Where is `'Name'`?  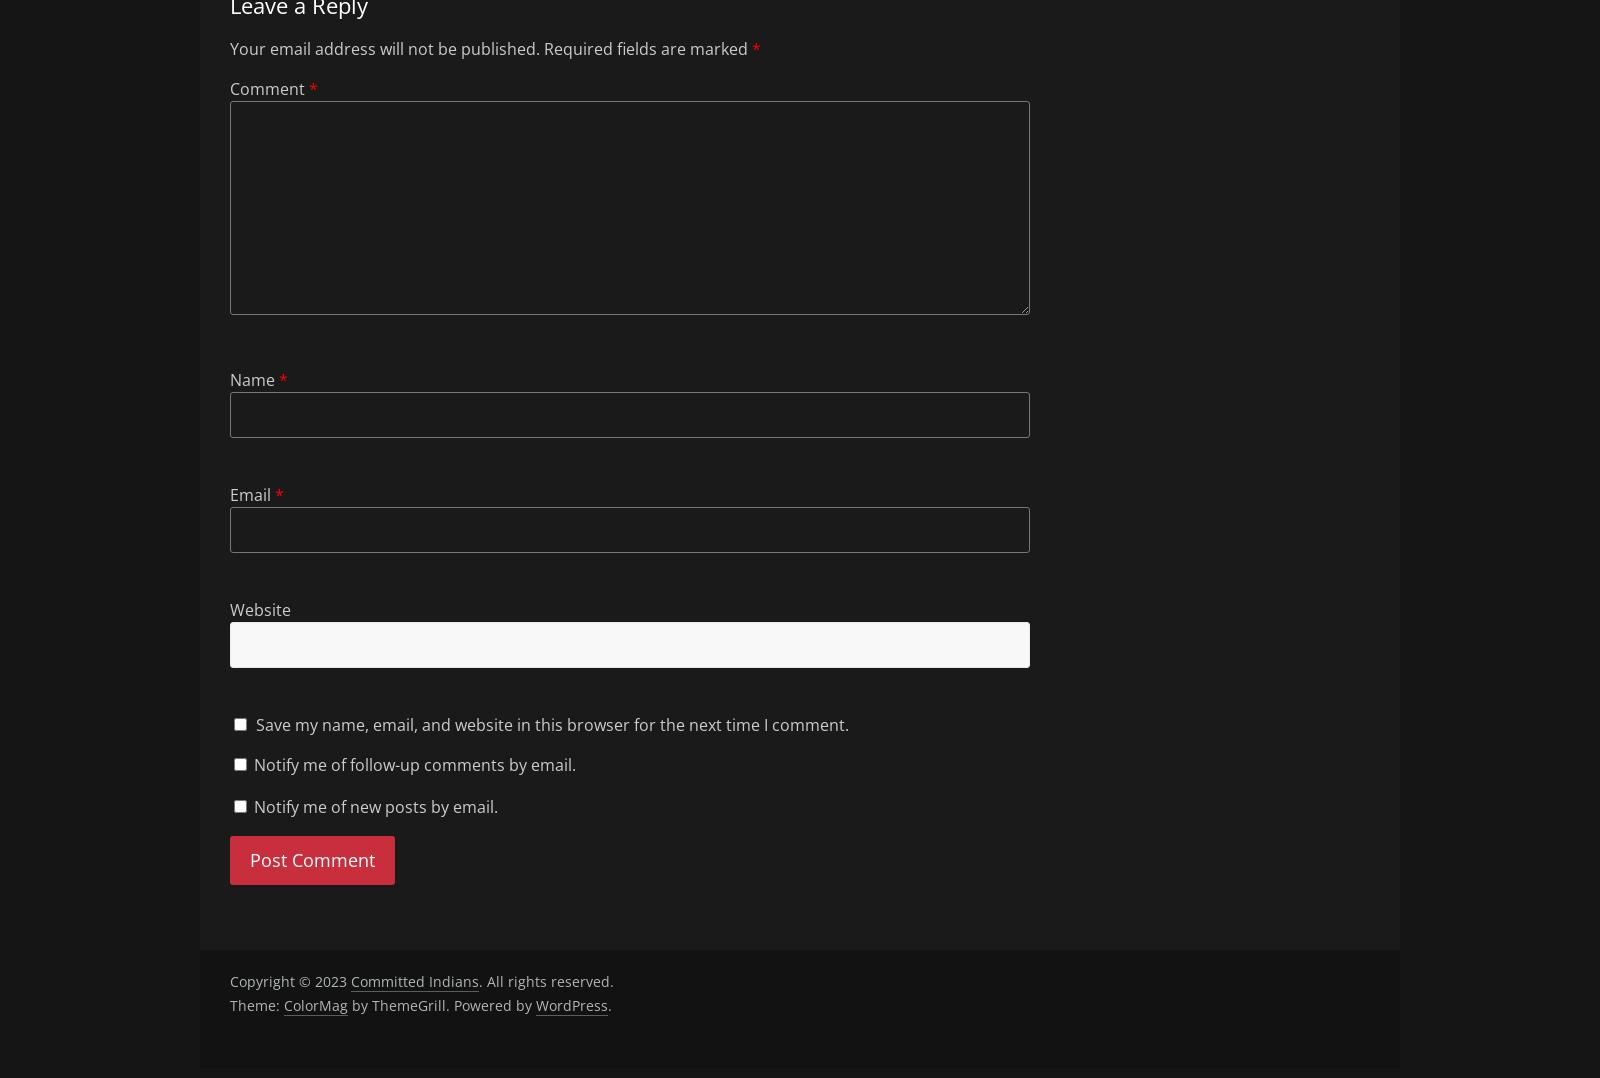
'Name' is located at coordinates (254, 379).